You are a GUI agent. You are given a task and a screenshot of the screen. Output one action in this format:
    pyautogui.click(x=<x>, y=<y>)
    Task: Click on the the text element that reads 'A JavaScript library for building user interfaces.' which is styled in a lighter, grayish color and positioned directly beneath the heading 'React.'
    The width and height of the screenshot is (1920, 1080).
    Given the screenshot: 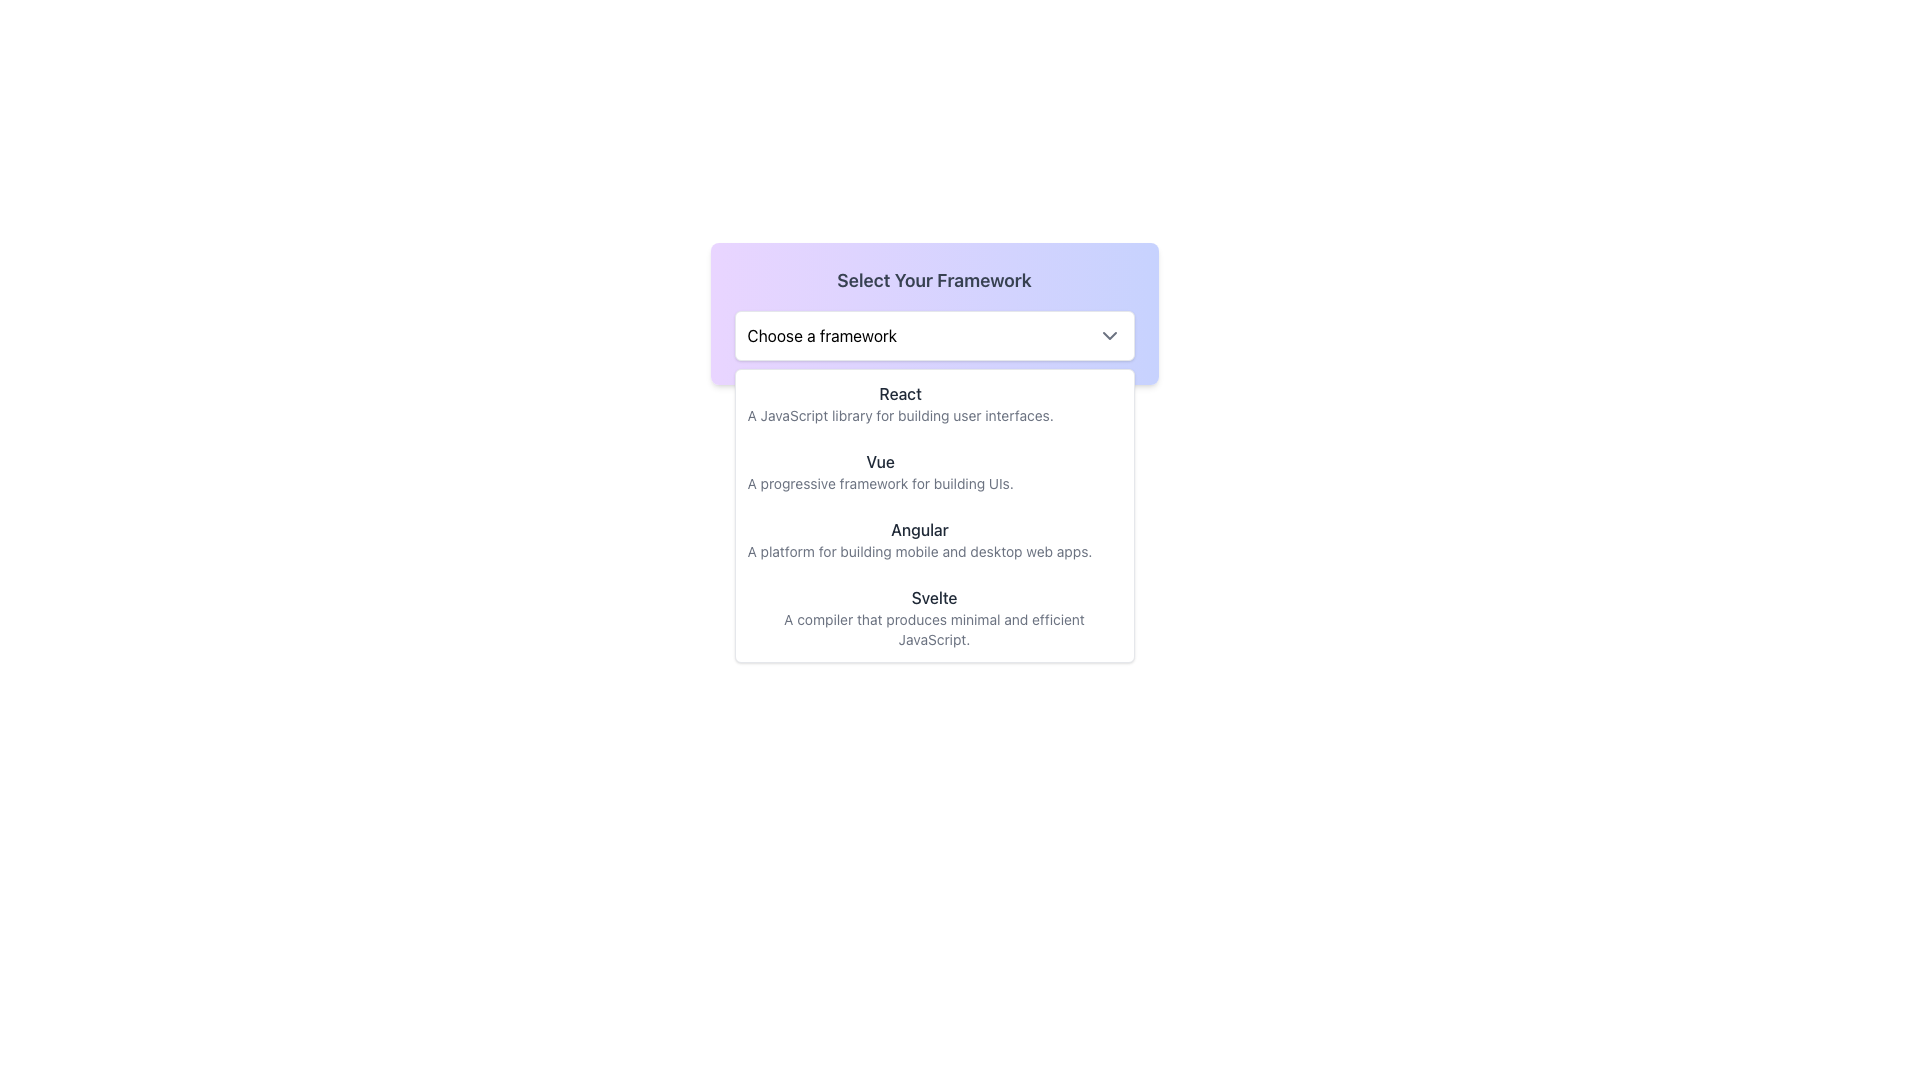 What is the action you would take?
    pyautogui.click(x=899, y=415)
    